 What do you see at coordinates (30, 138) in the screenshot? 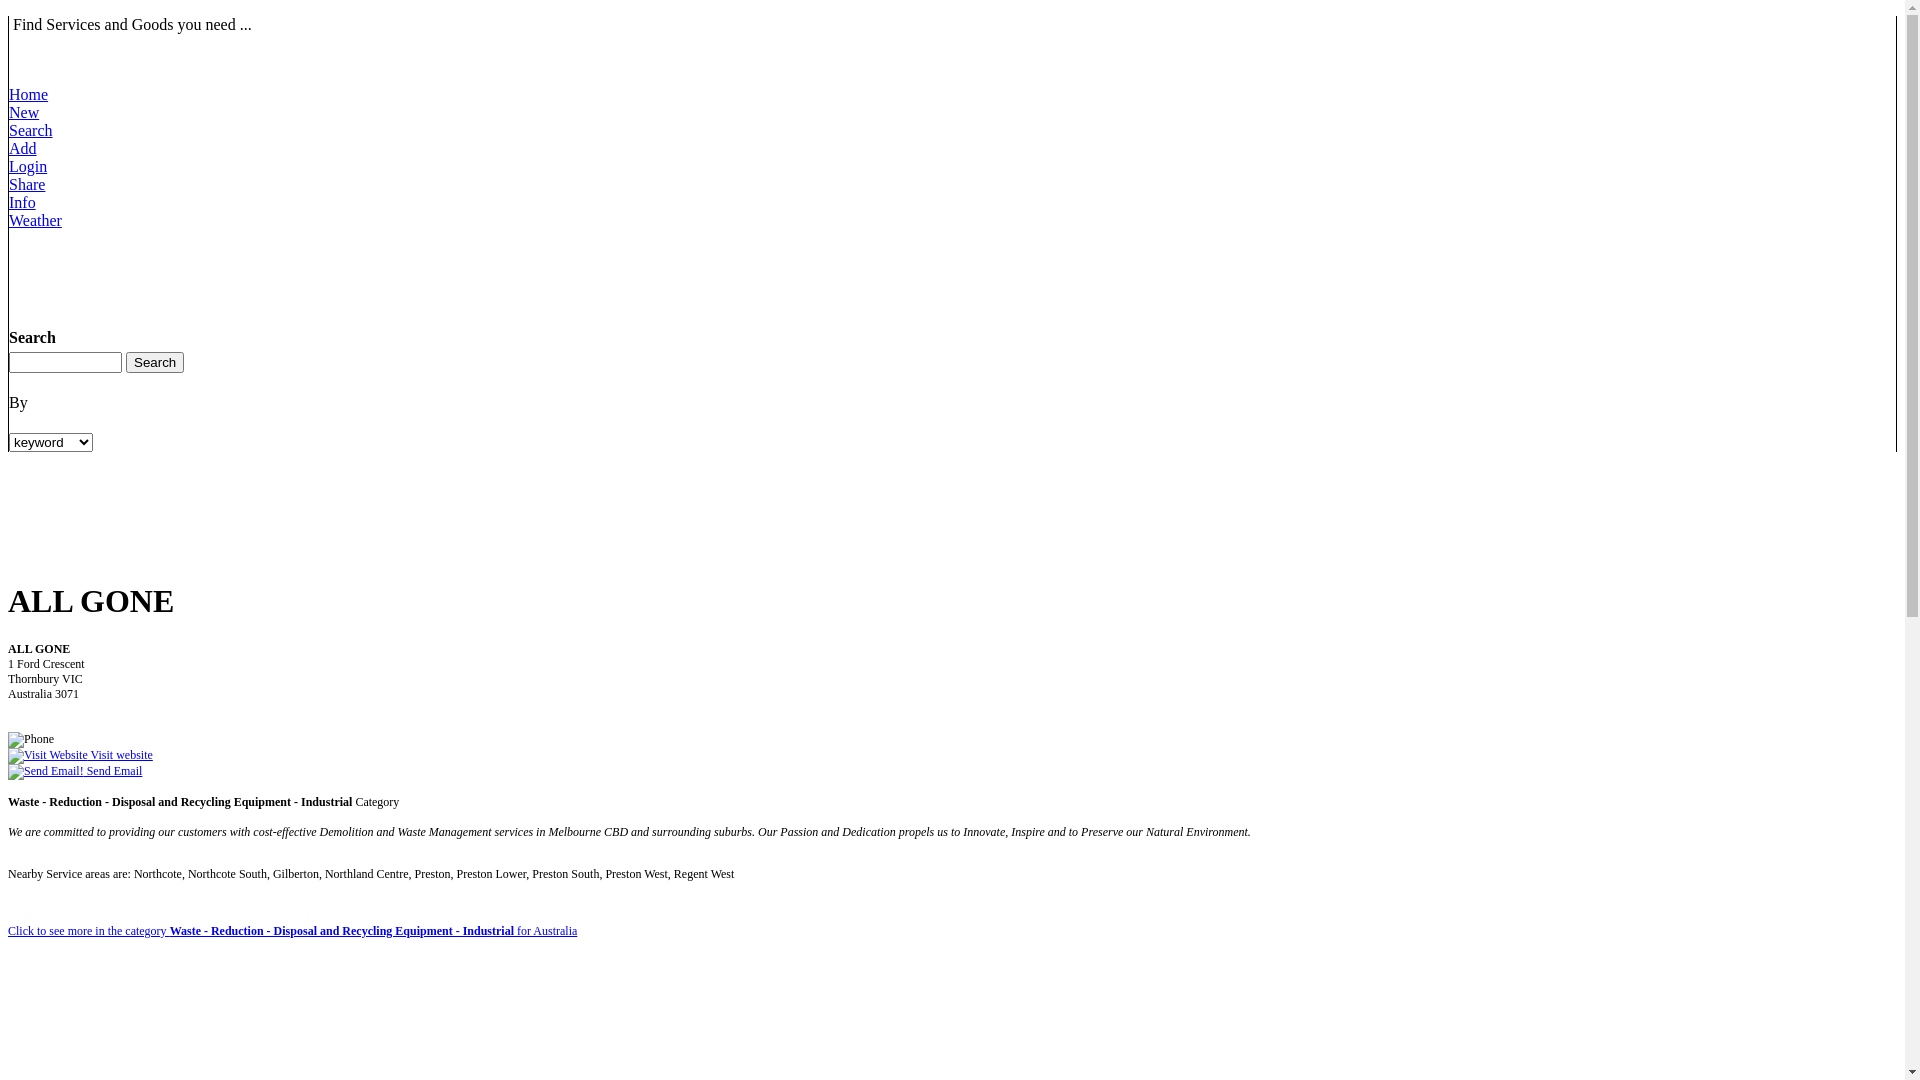
I see `'Search'` at bounding box center [30, 138].